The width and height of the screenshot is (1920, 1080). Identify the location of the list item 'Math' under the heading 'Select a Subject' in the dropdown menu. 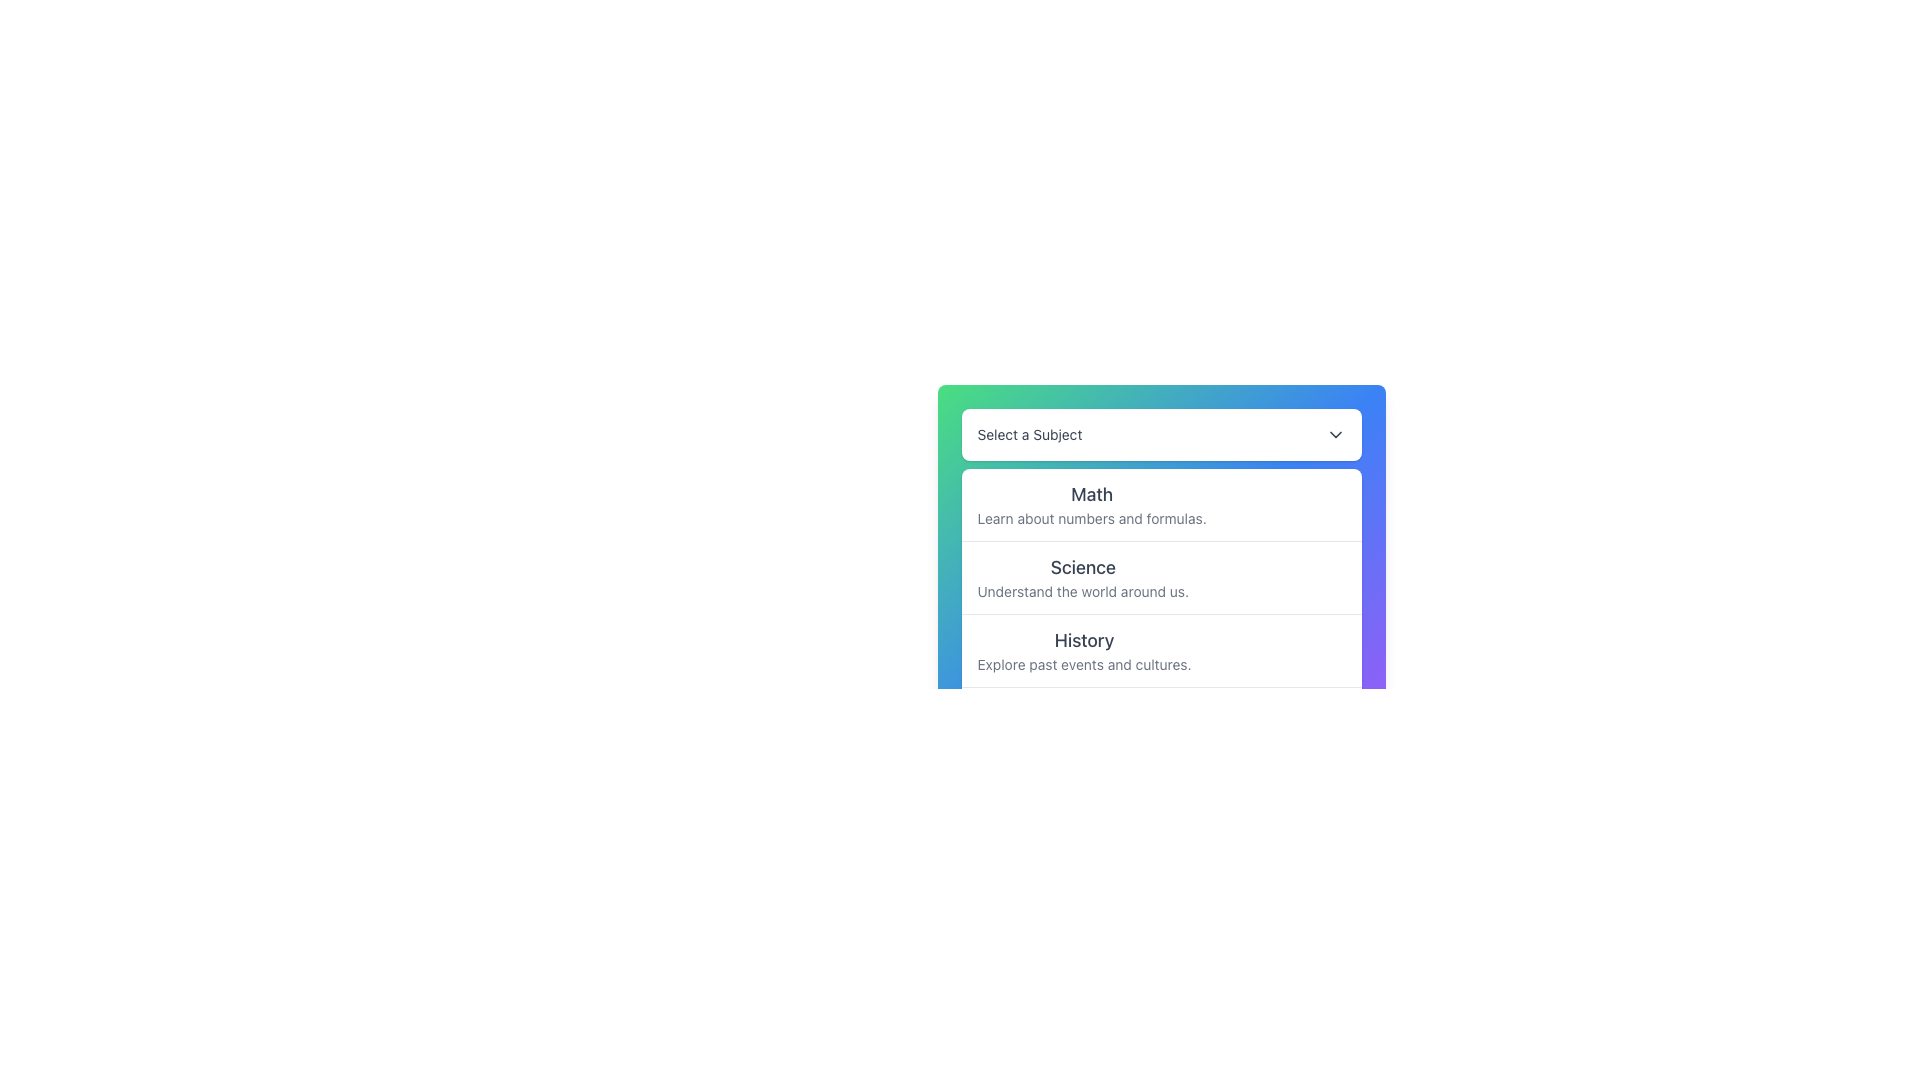
(1161, 504).